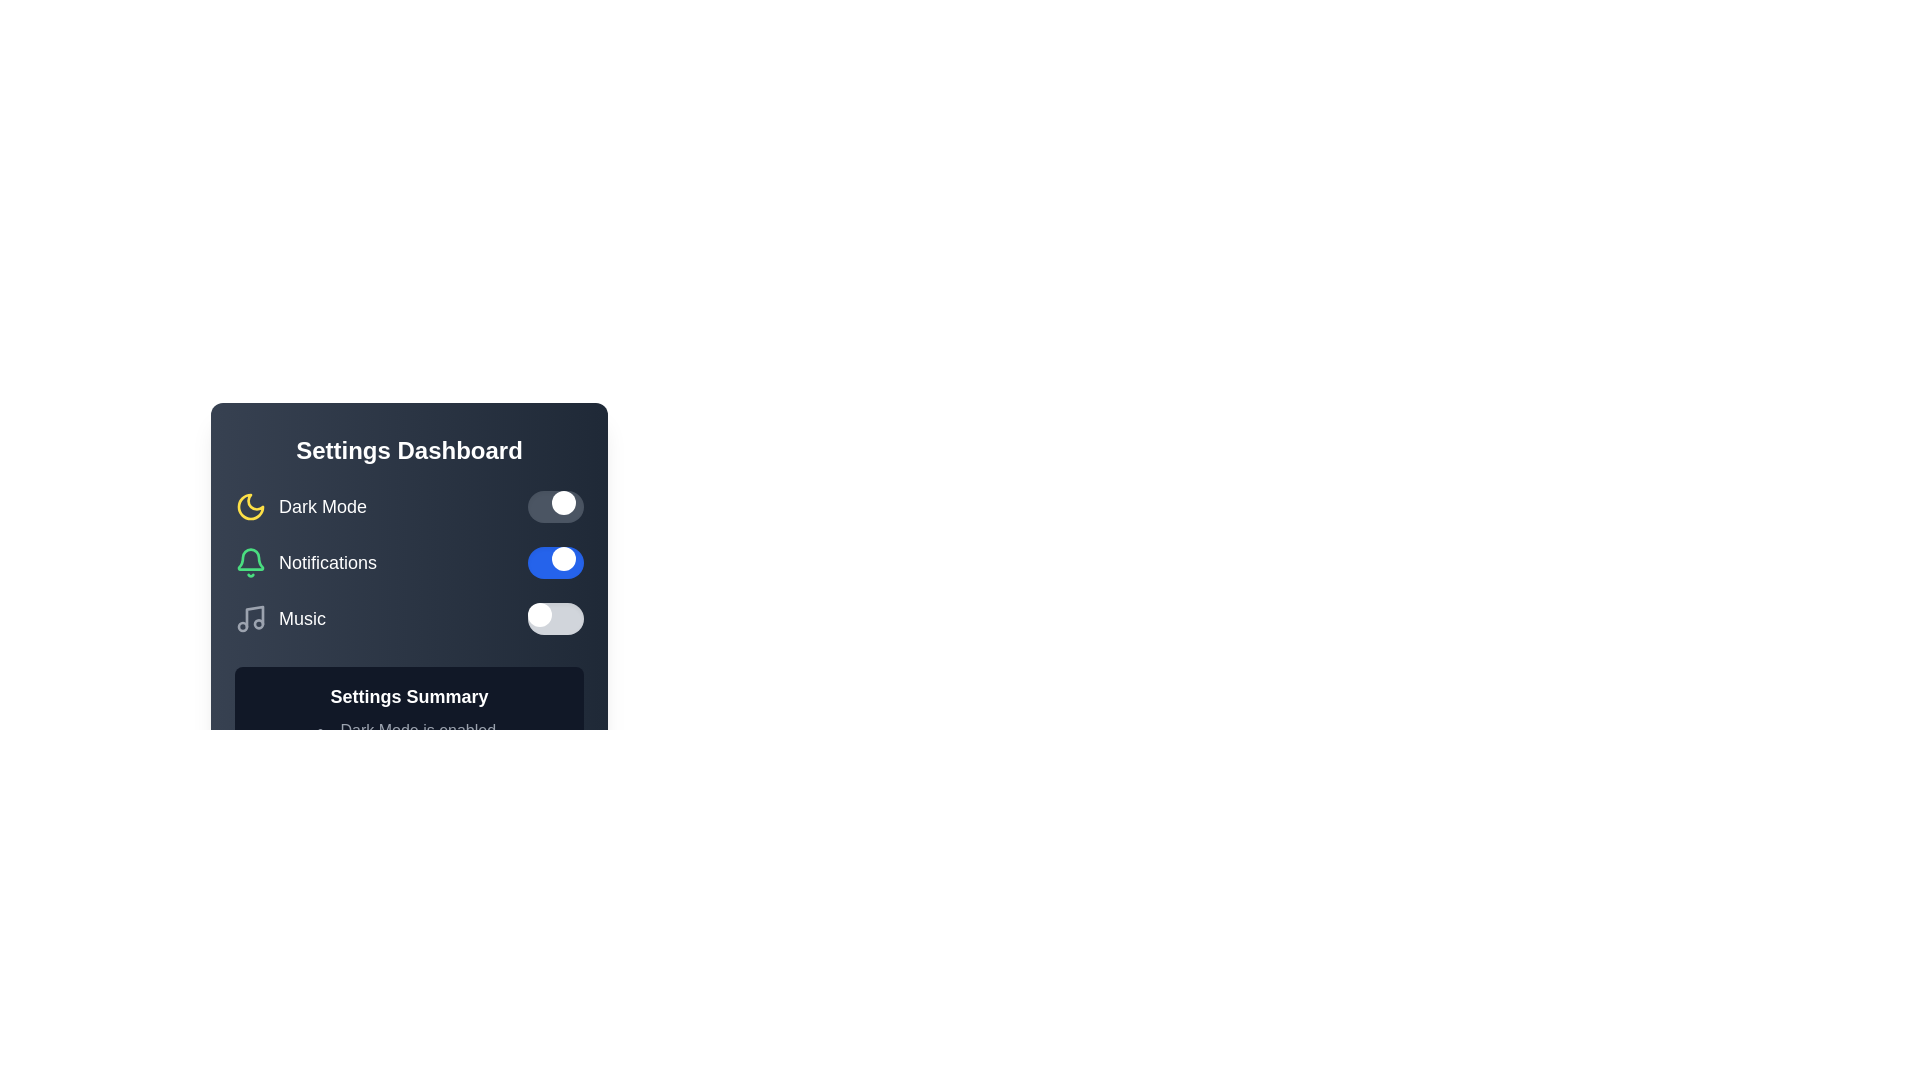  I want to click on the toggle switch for the 'Dark Mode' setting, which is a horizontal capsule with a dark gray background and a white circular knob, so click(556, 505).